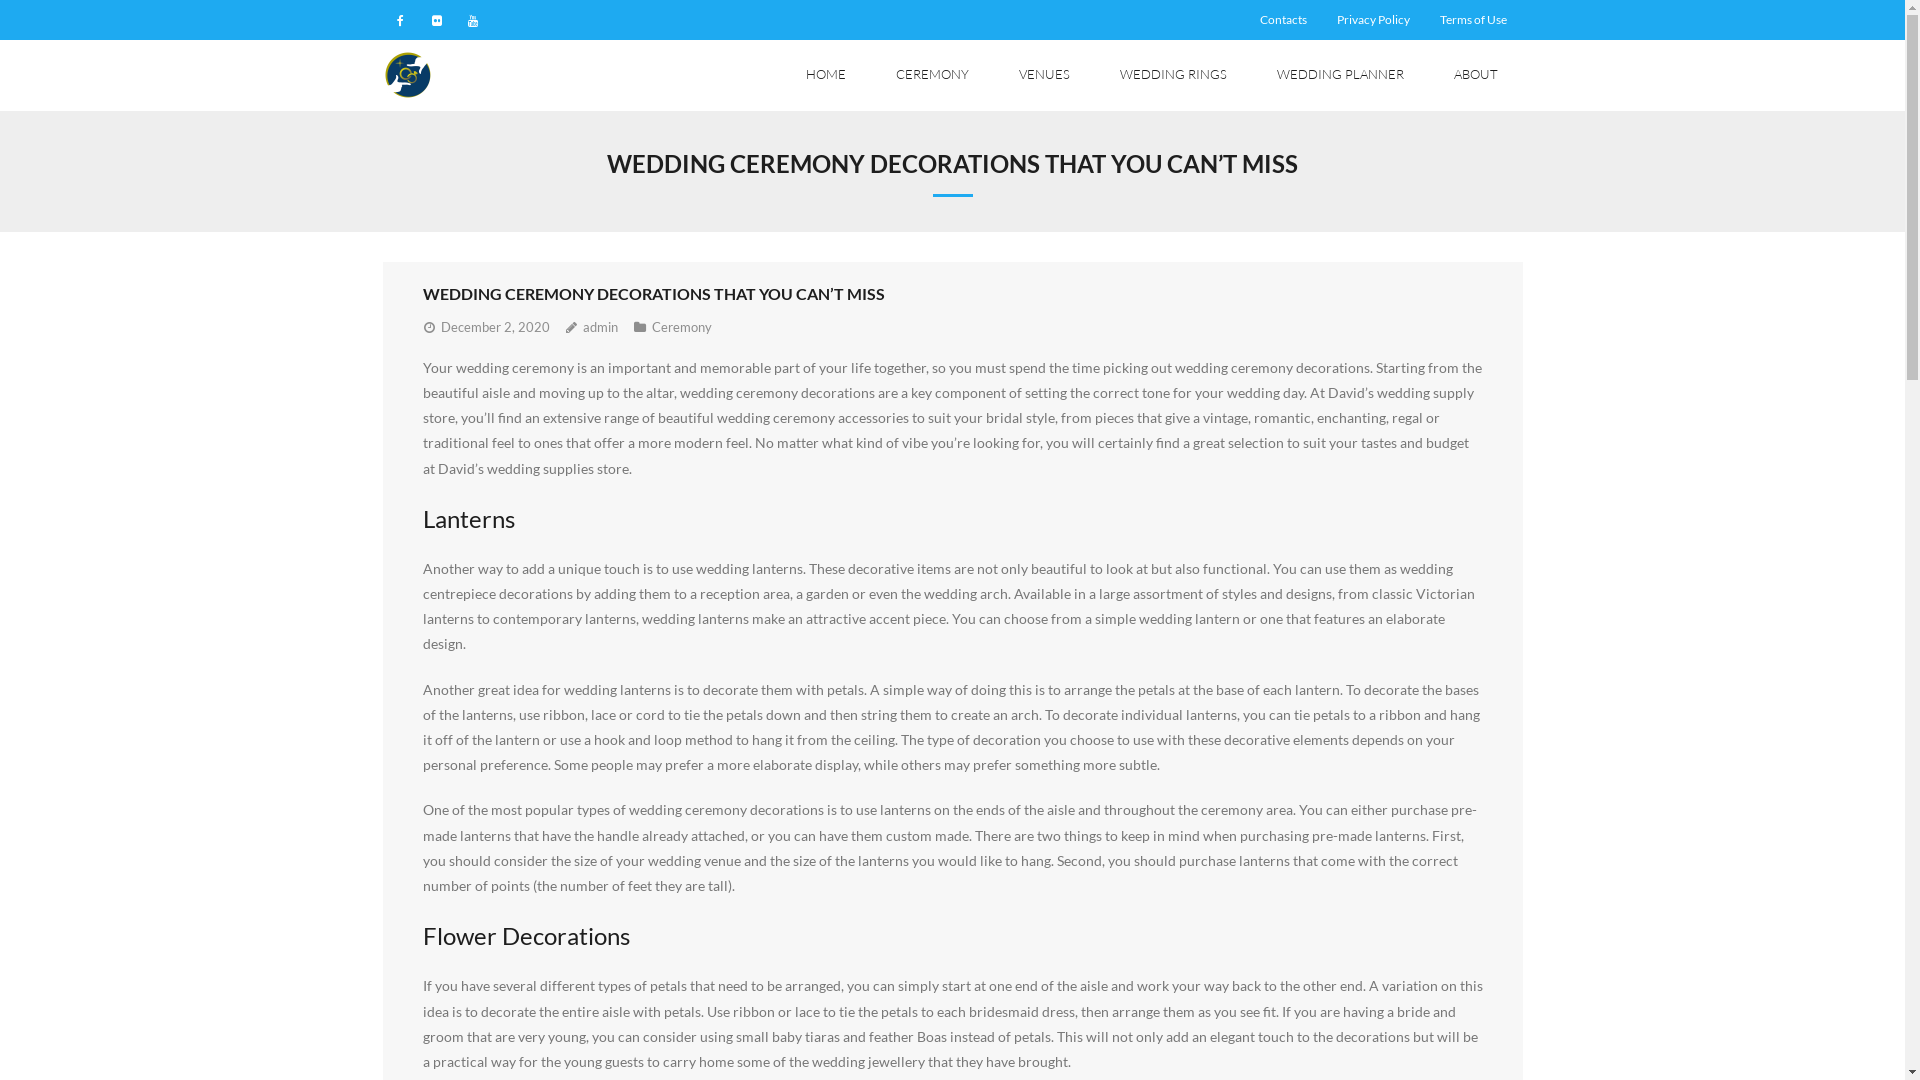 This screenshot has width=1920, height=1080. Describe the element at coordinates (1251, 74) in the screenshot. I see `'WEDDING PLANNER'` at that location.